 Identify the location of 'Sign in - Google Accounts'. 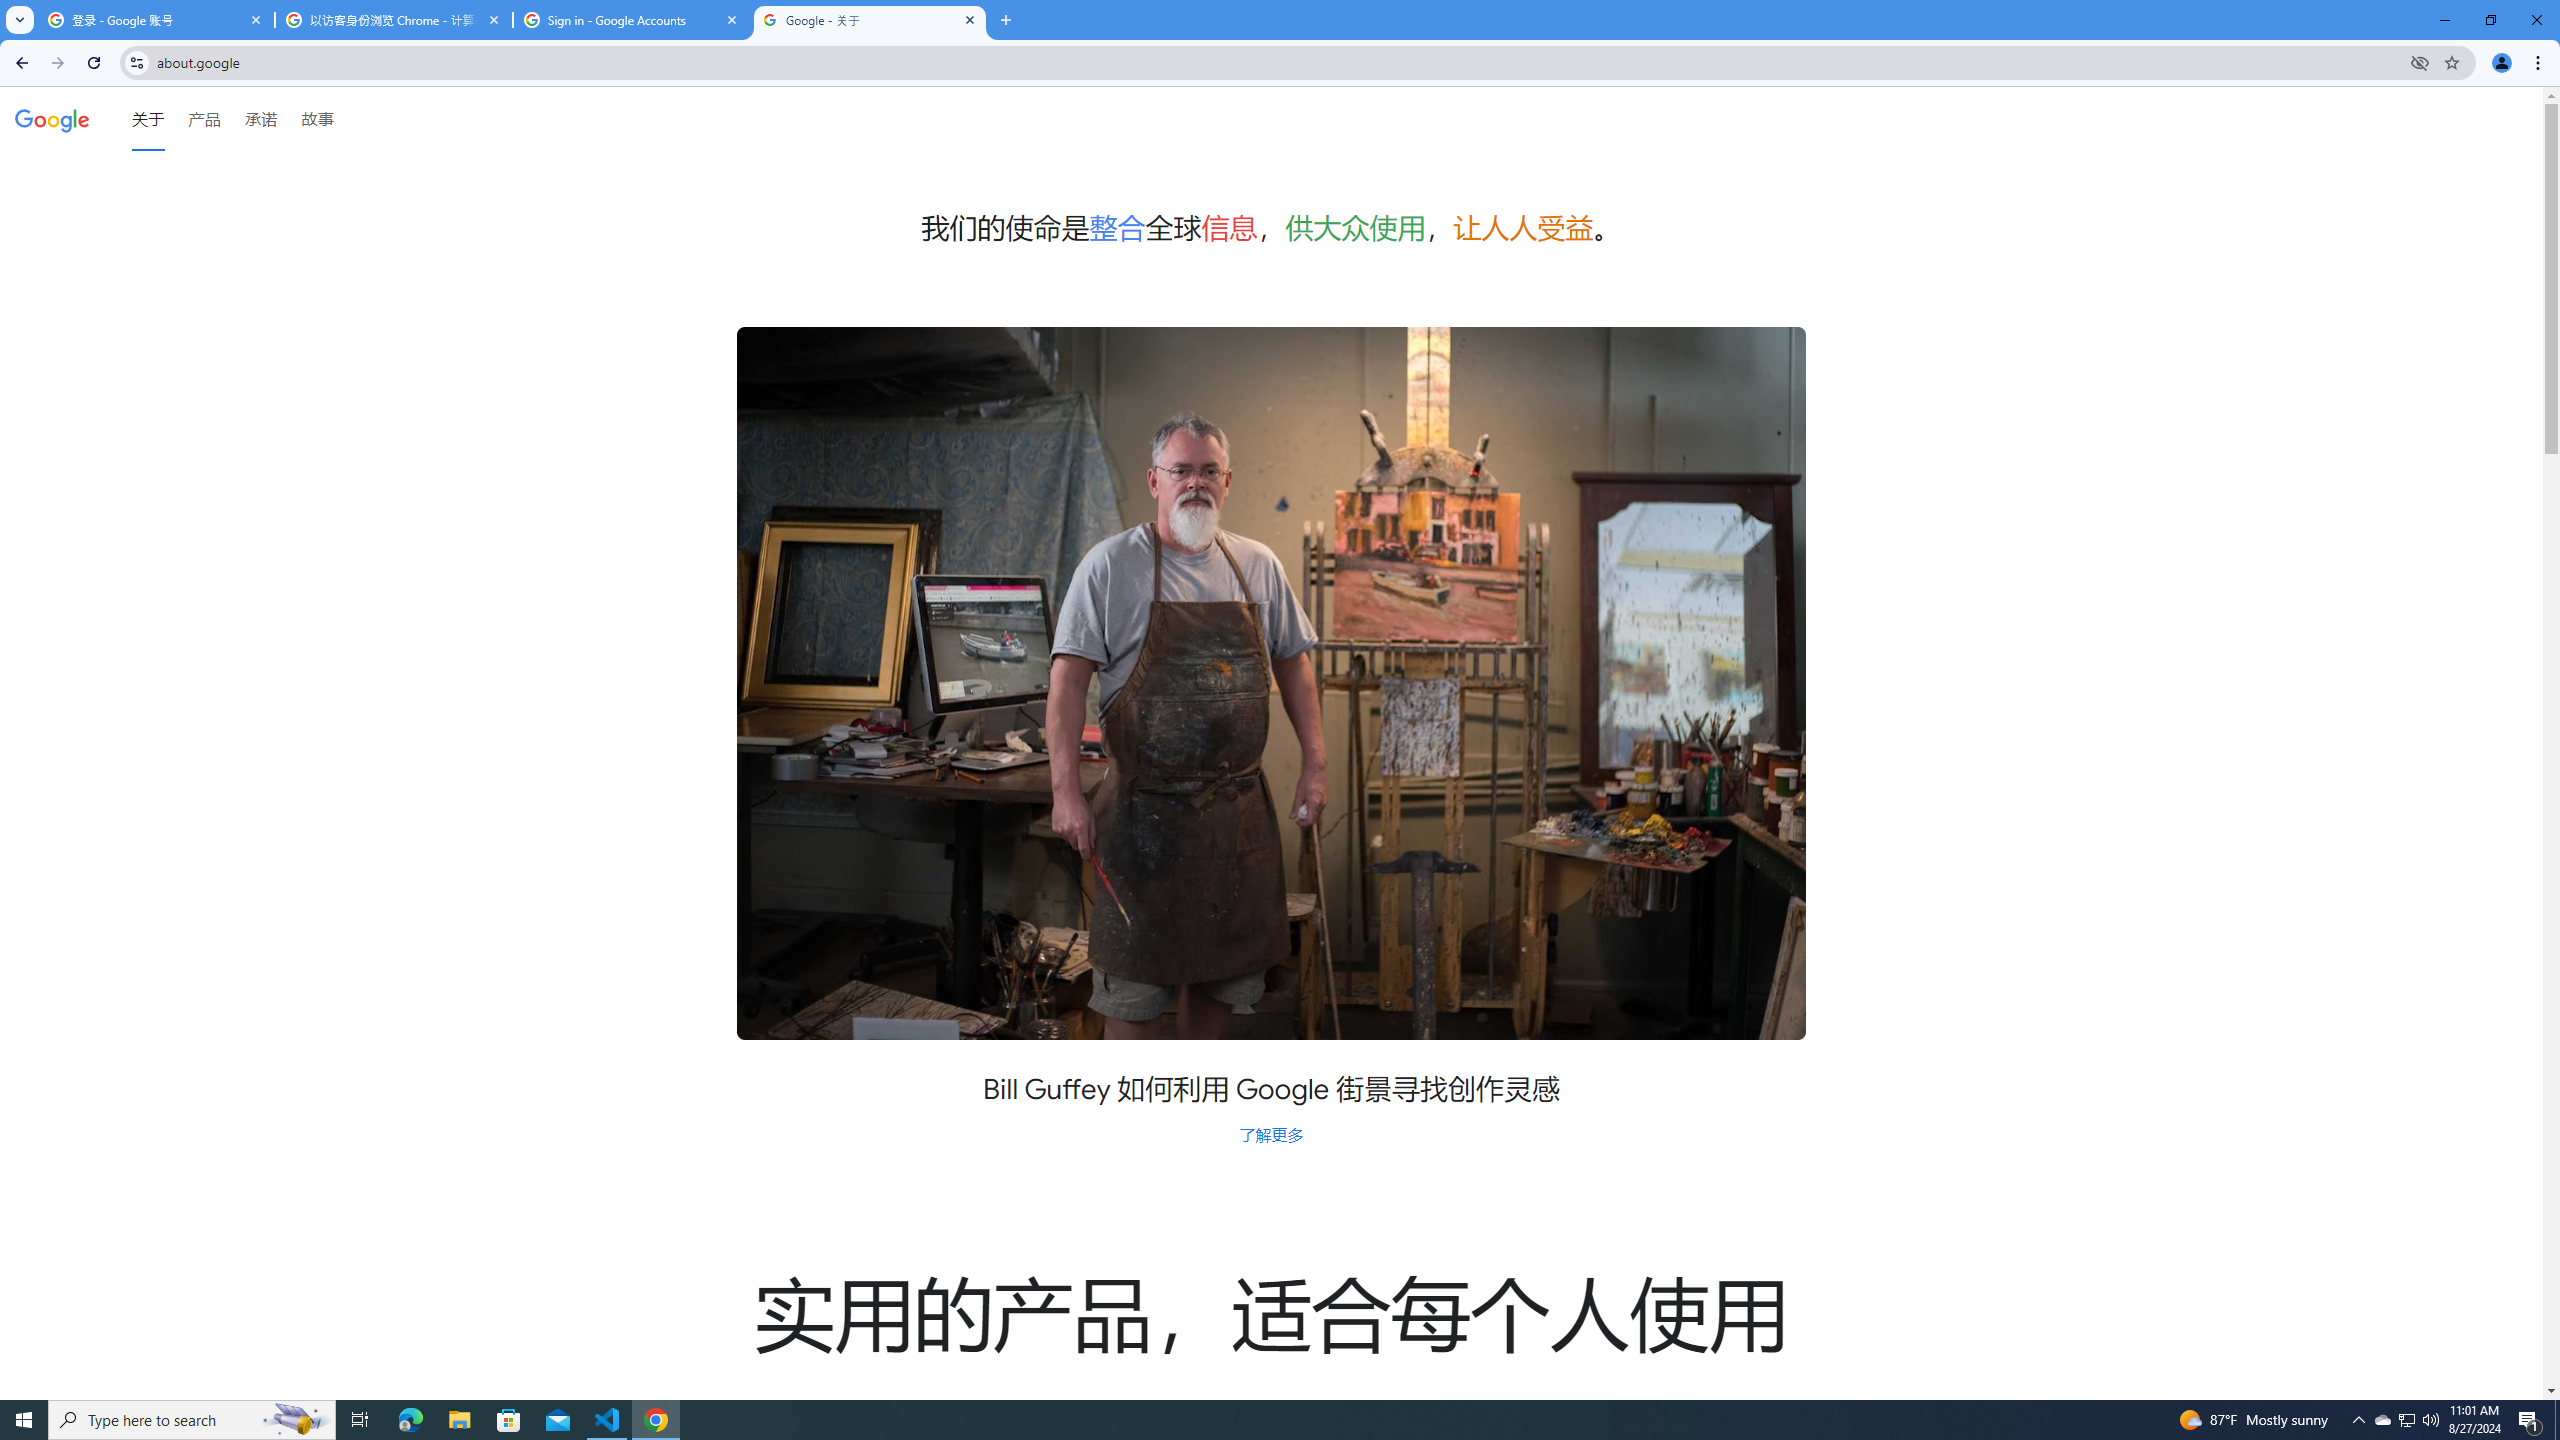
(631, 19).